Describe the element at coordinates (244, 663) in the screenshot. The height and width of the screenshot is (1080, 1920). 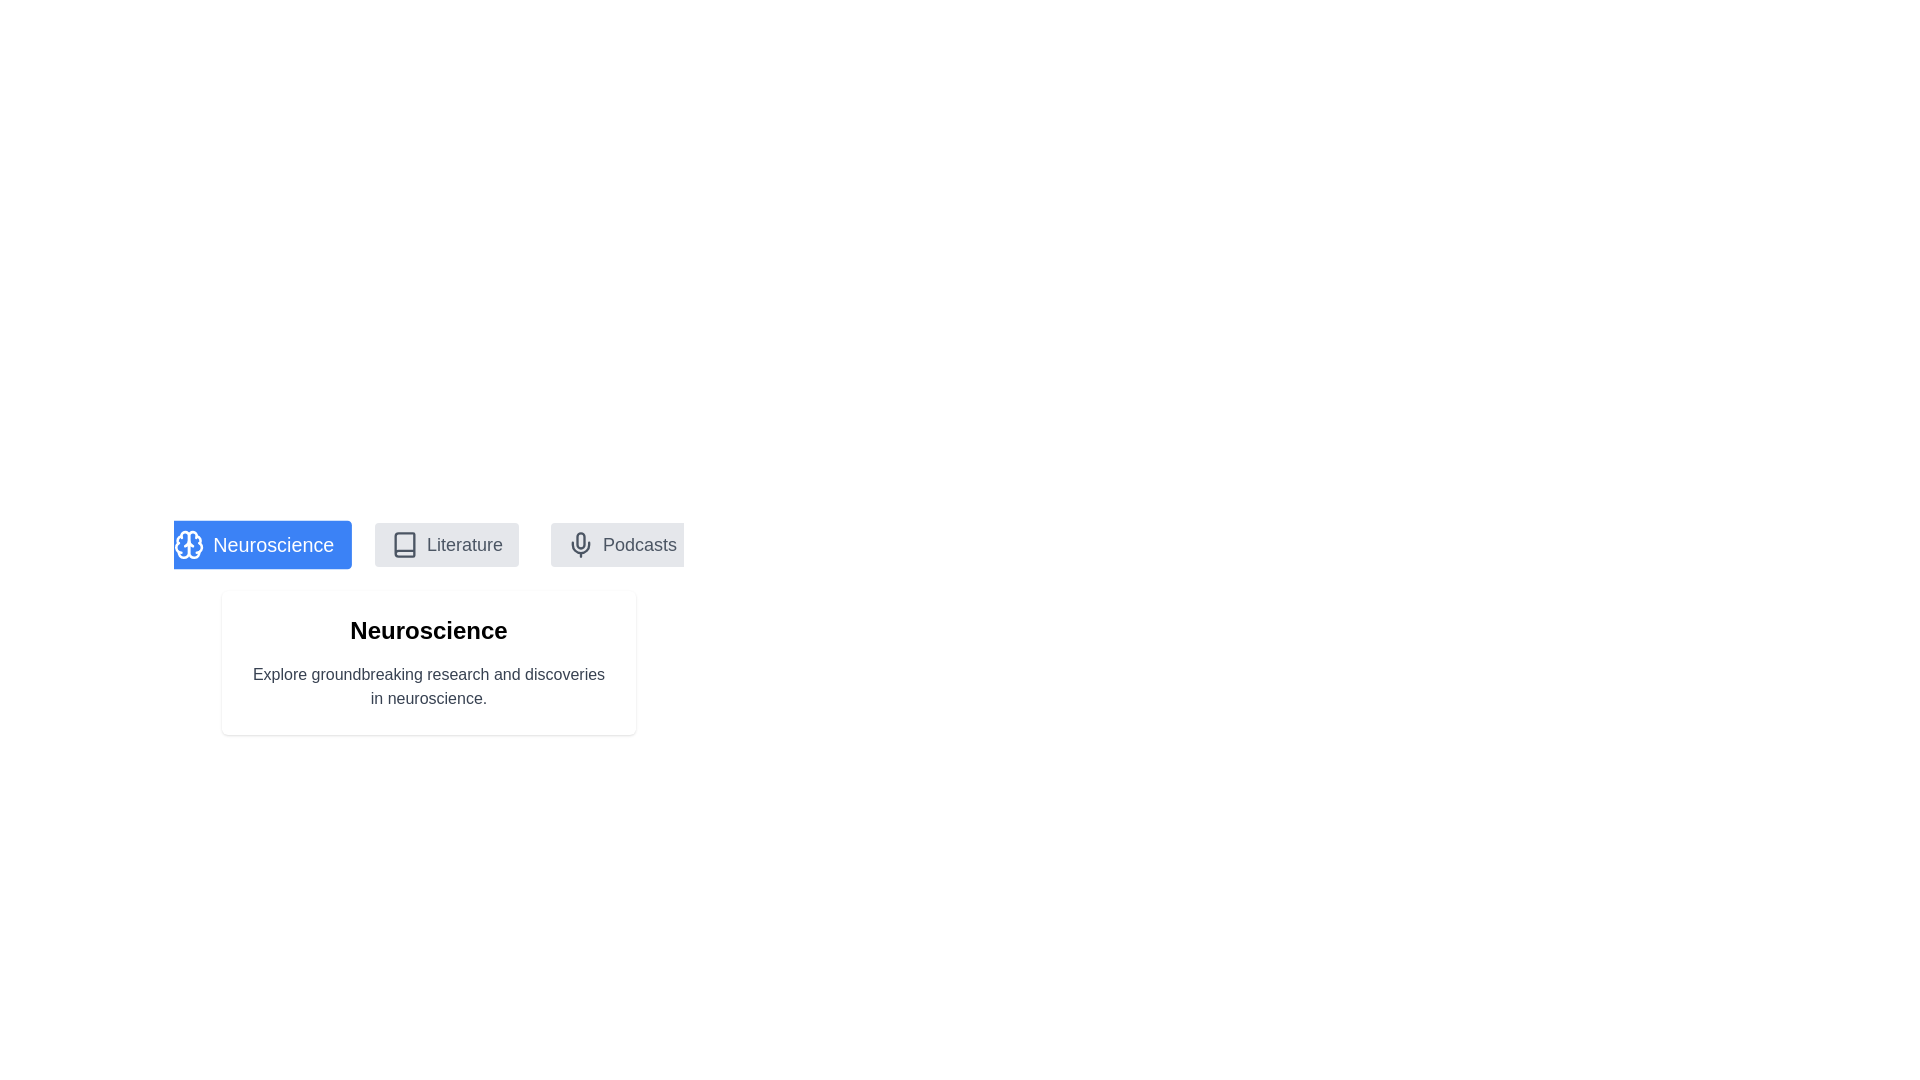
I see `the text displayed in the active tab` at that location.